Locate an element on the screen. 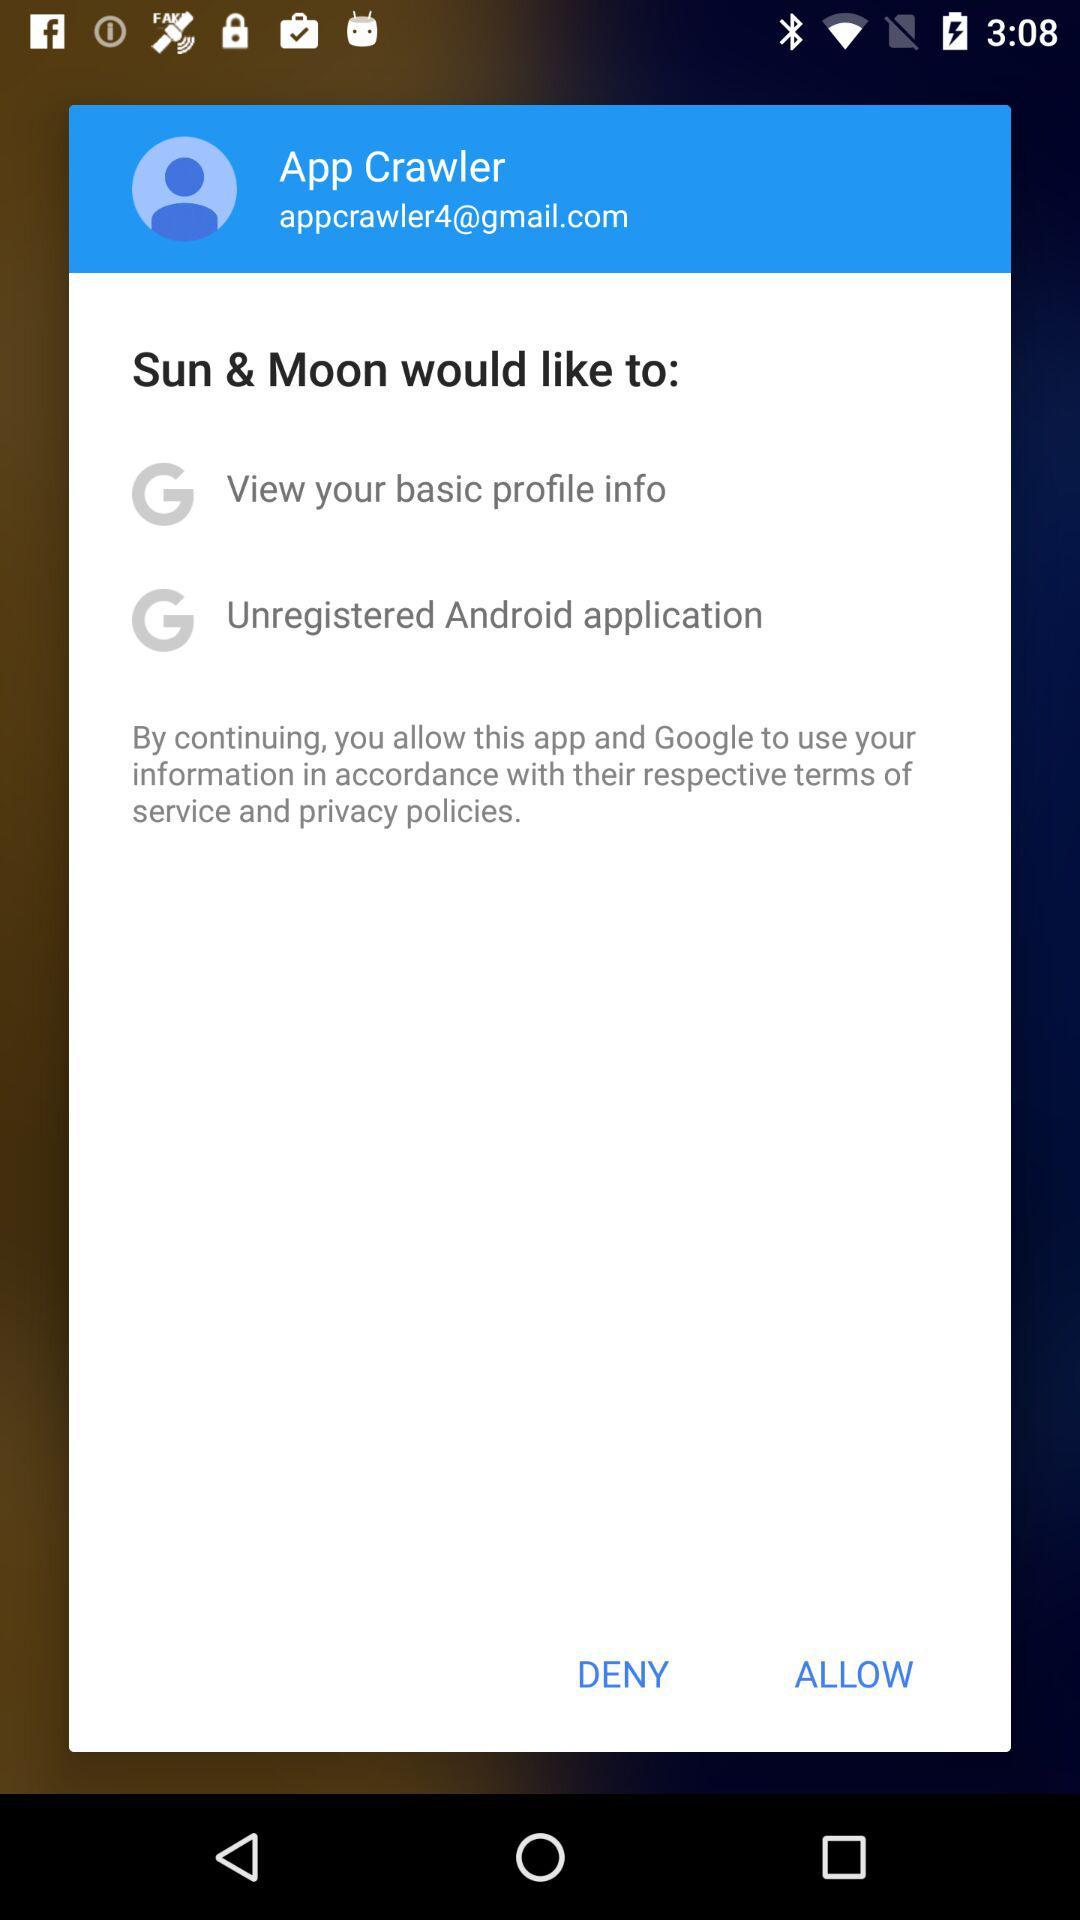 The image size is (1080, 1920). app below sun moon would is located at coordinates (445, 487).